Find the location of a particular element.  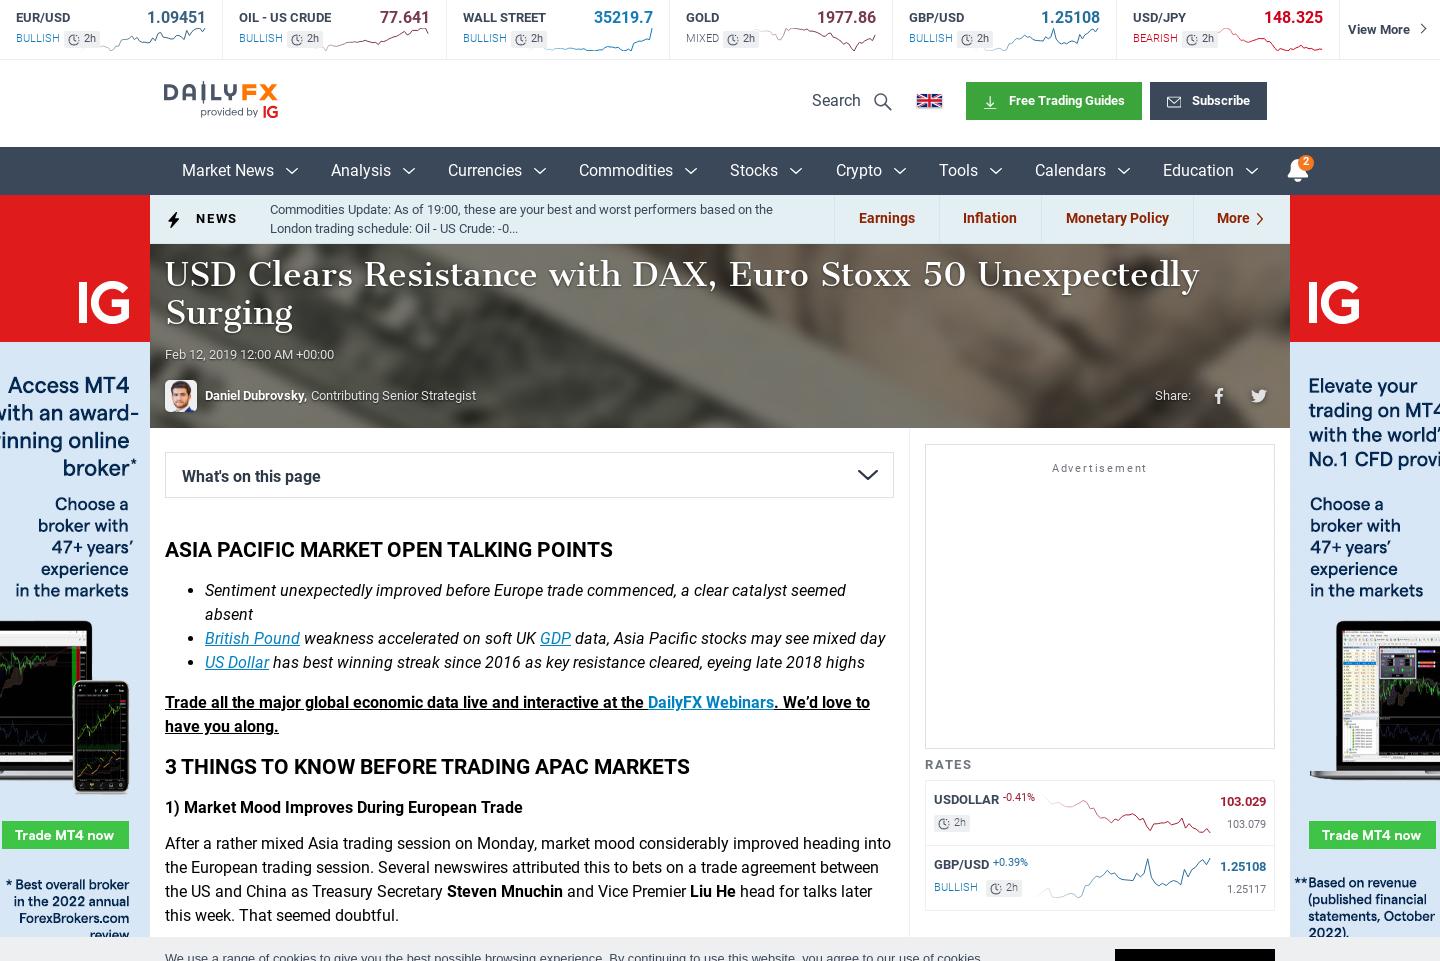

'Analysis' is located at coordinates (360, 169).